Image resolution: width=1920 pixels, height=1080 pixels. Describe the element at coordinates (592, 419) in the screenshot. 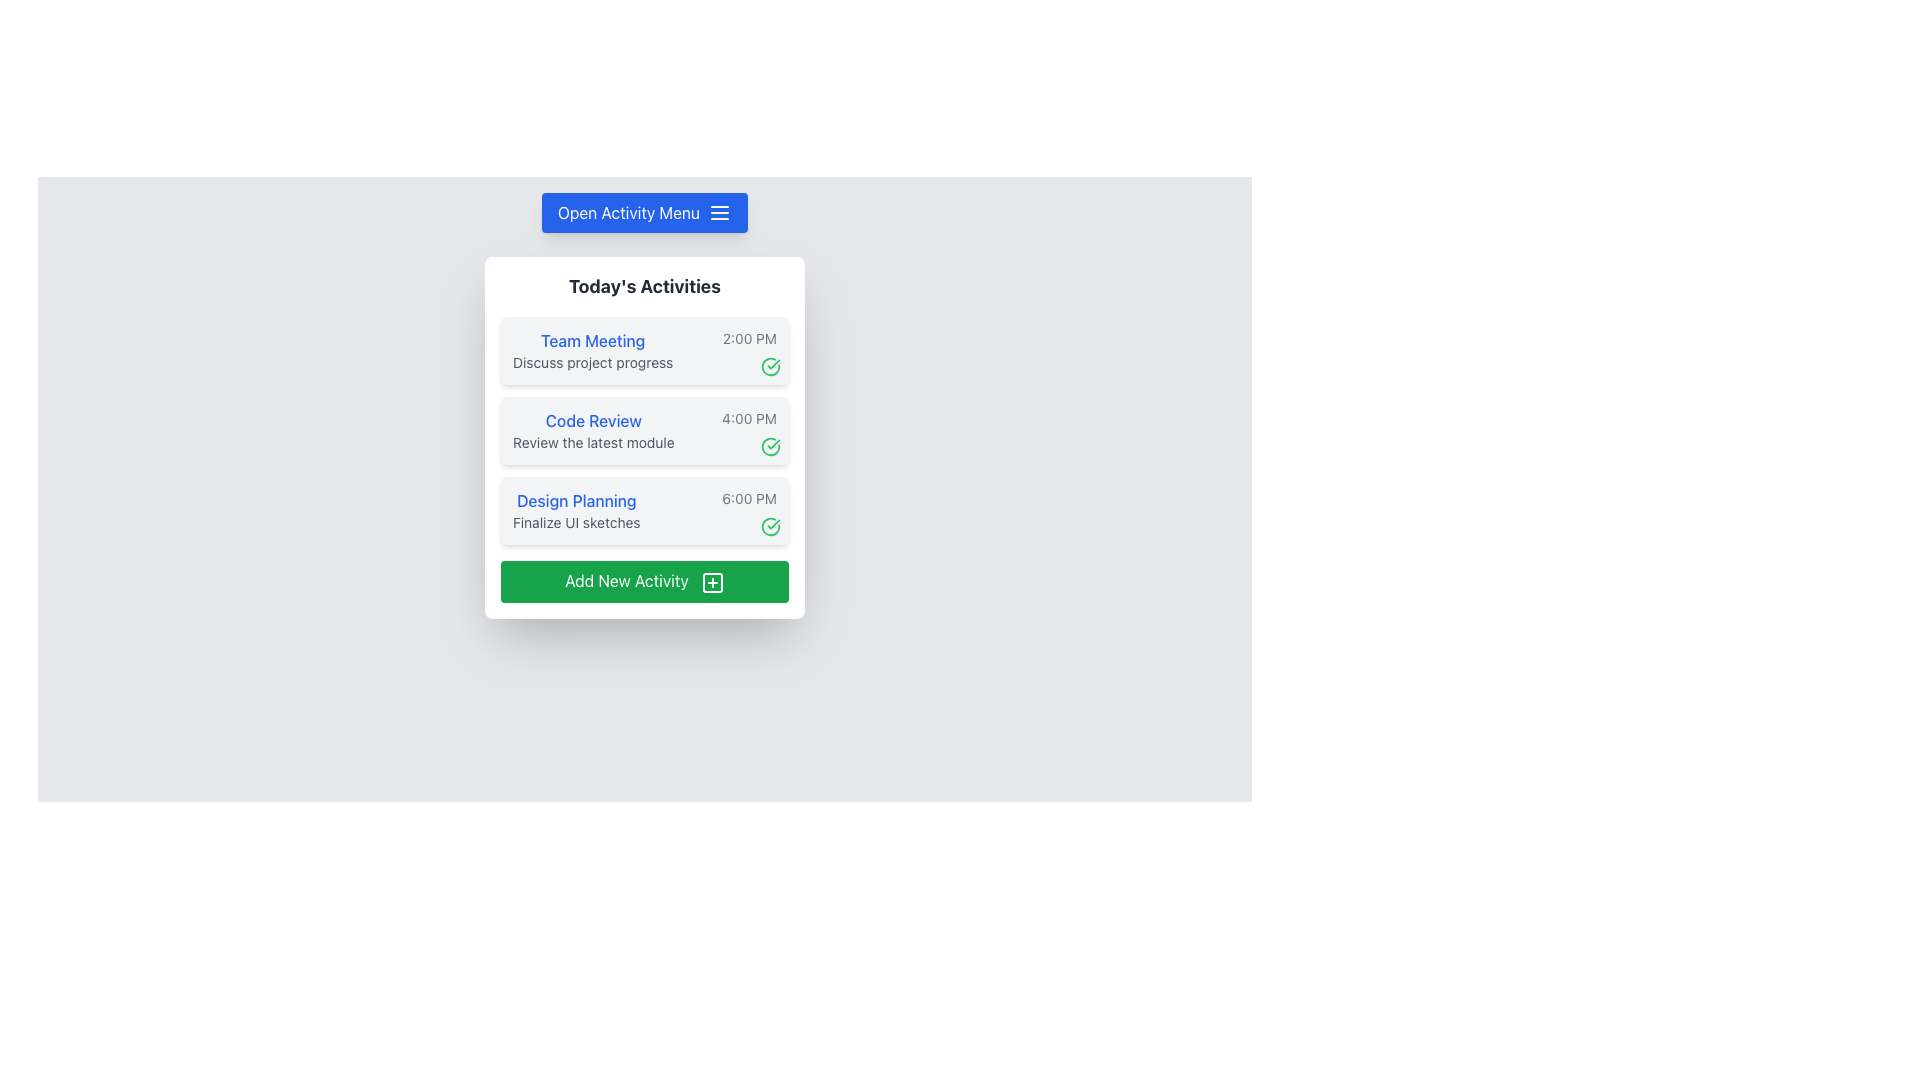

I see `the text label that serves as the header or title for the associated activity, located above the 'Review the latest module' text and beneath the 'Team Meeting' entry` at that location.